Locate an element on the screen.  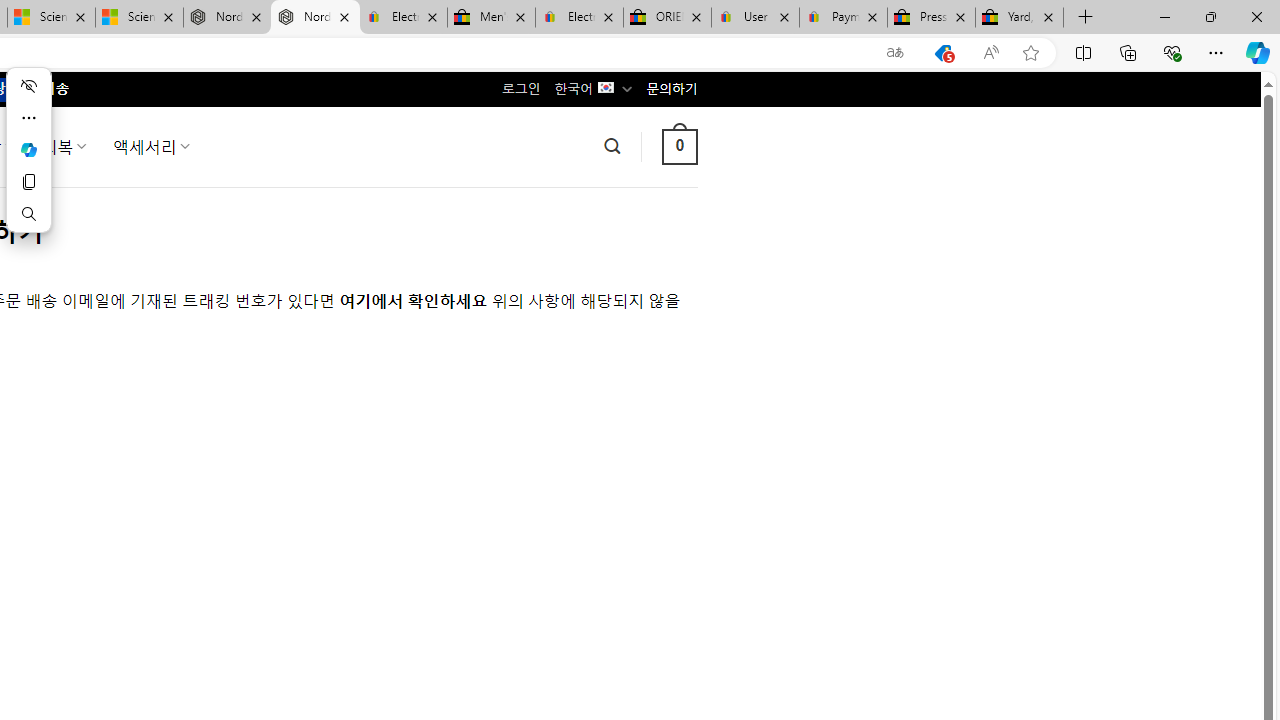
'New Tab' is located at coordinates (1085, 17).